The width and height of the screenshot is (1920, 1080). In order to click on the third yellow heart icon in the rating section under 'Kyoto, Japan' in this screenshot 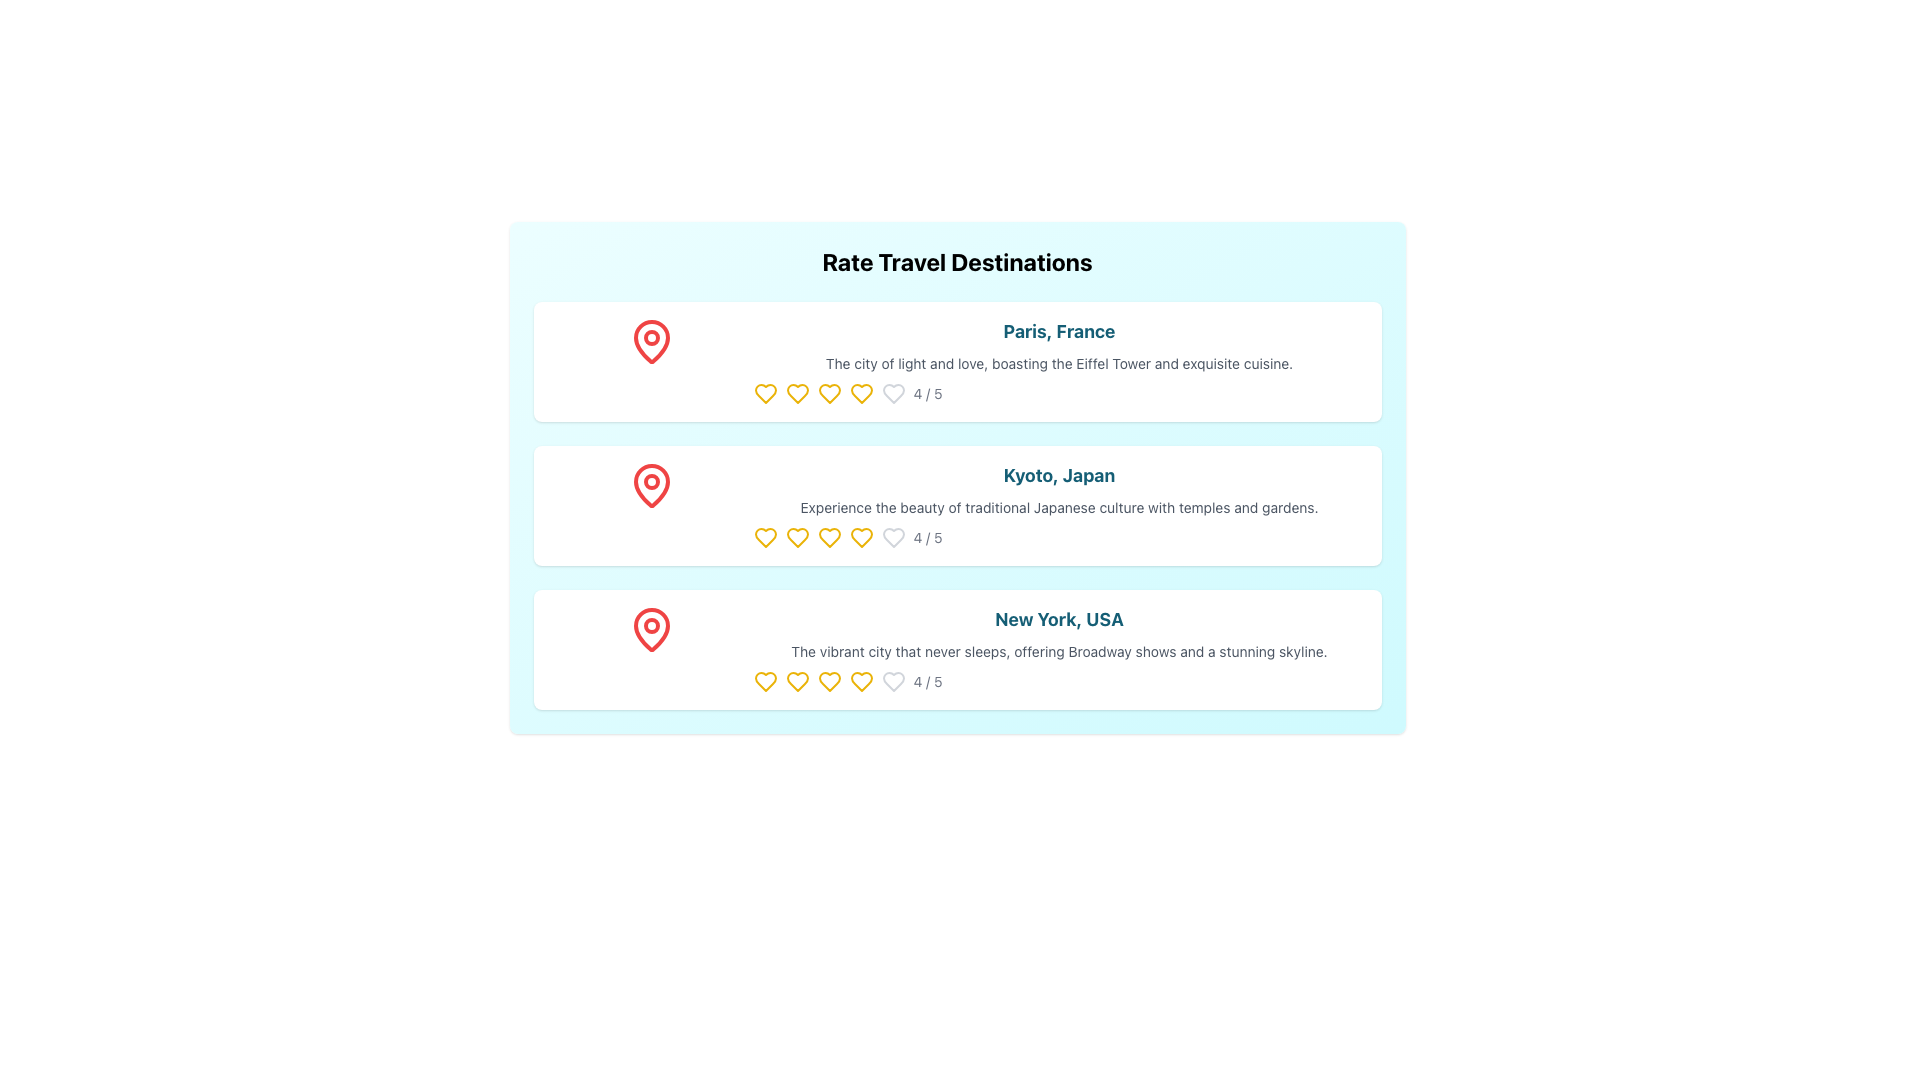, I will do `click(829, 536)`.